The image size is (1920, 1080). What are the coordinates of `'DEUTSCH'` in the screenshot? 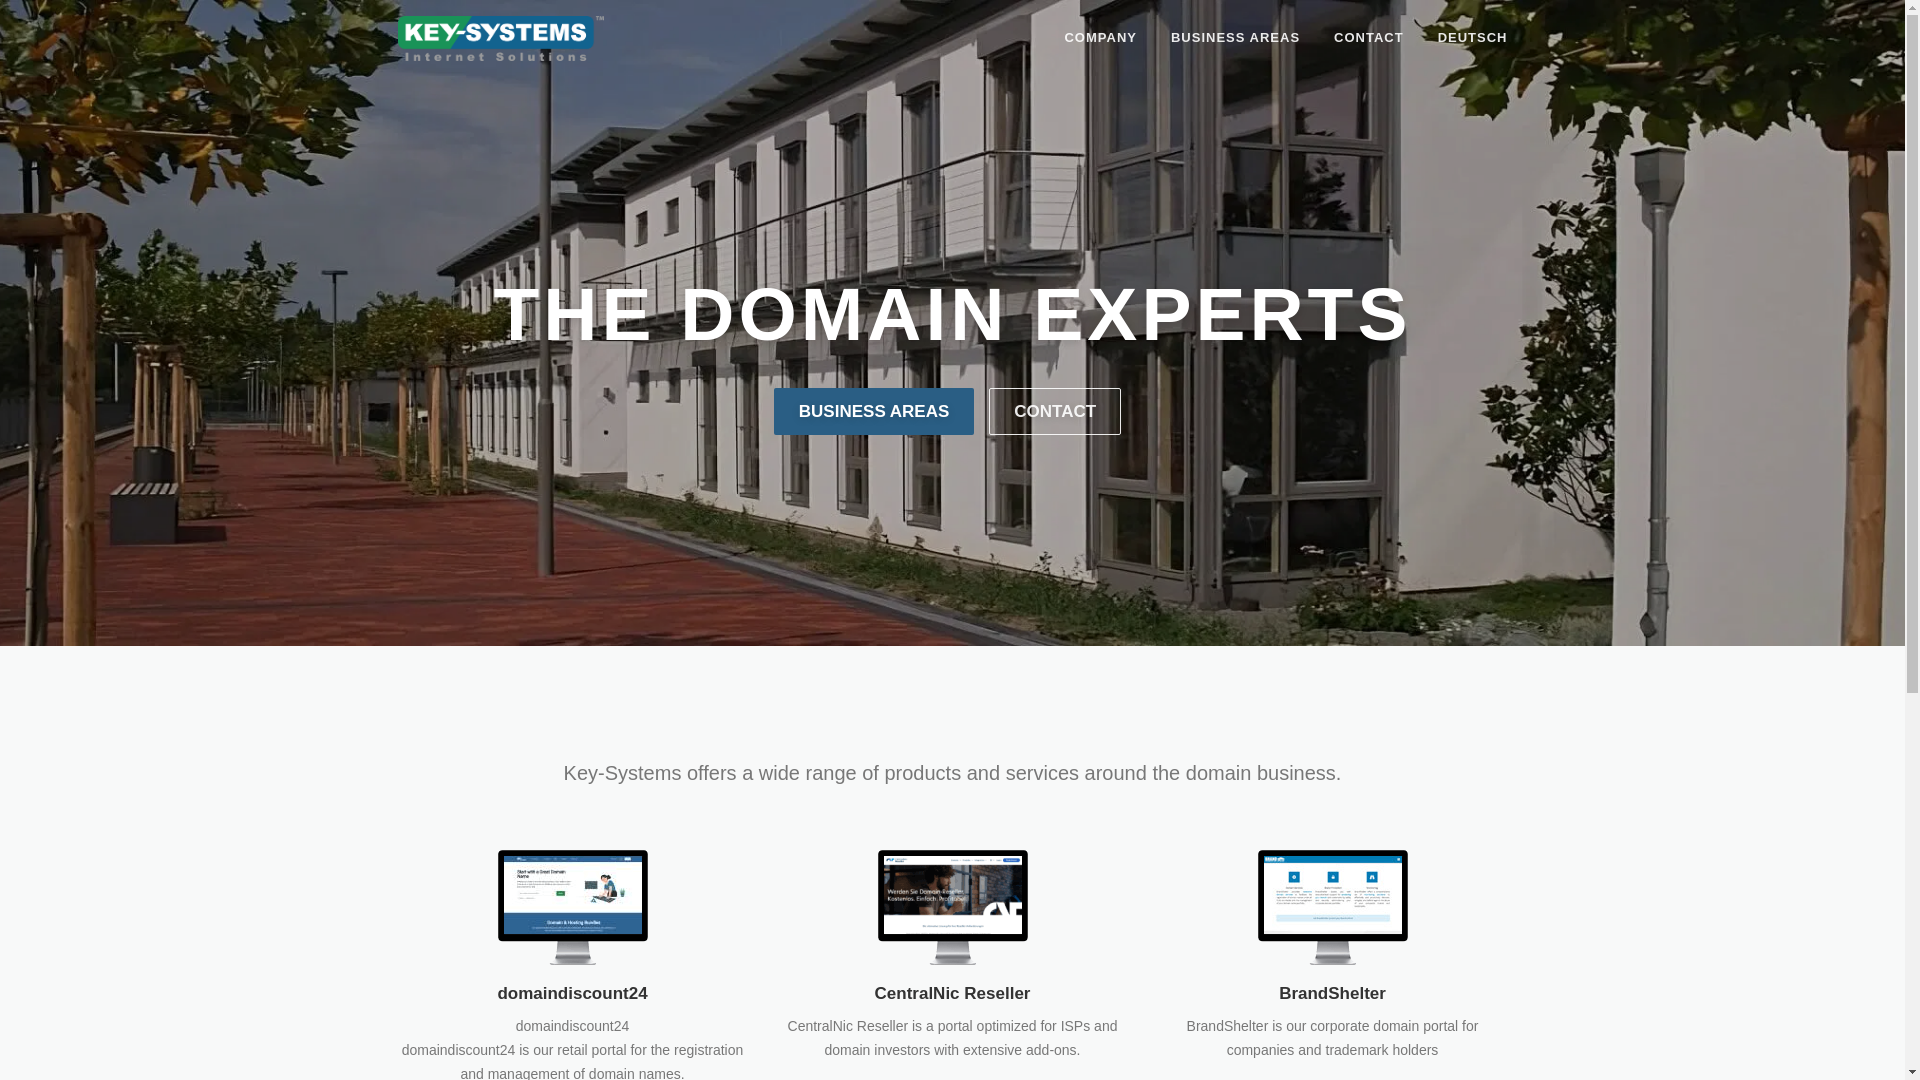 It's located at (1419, 37).